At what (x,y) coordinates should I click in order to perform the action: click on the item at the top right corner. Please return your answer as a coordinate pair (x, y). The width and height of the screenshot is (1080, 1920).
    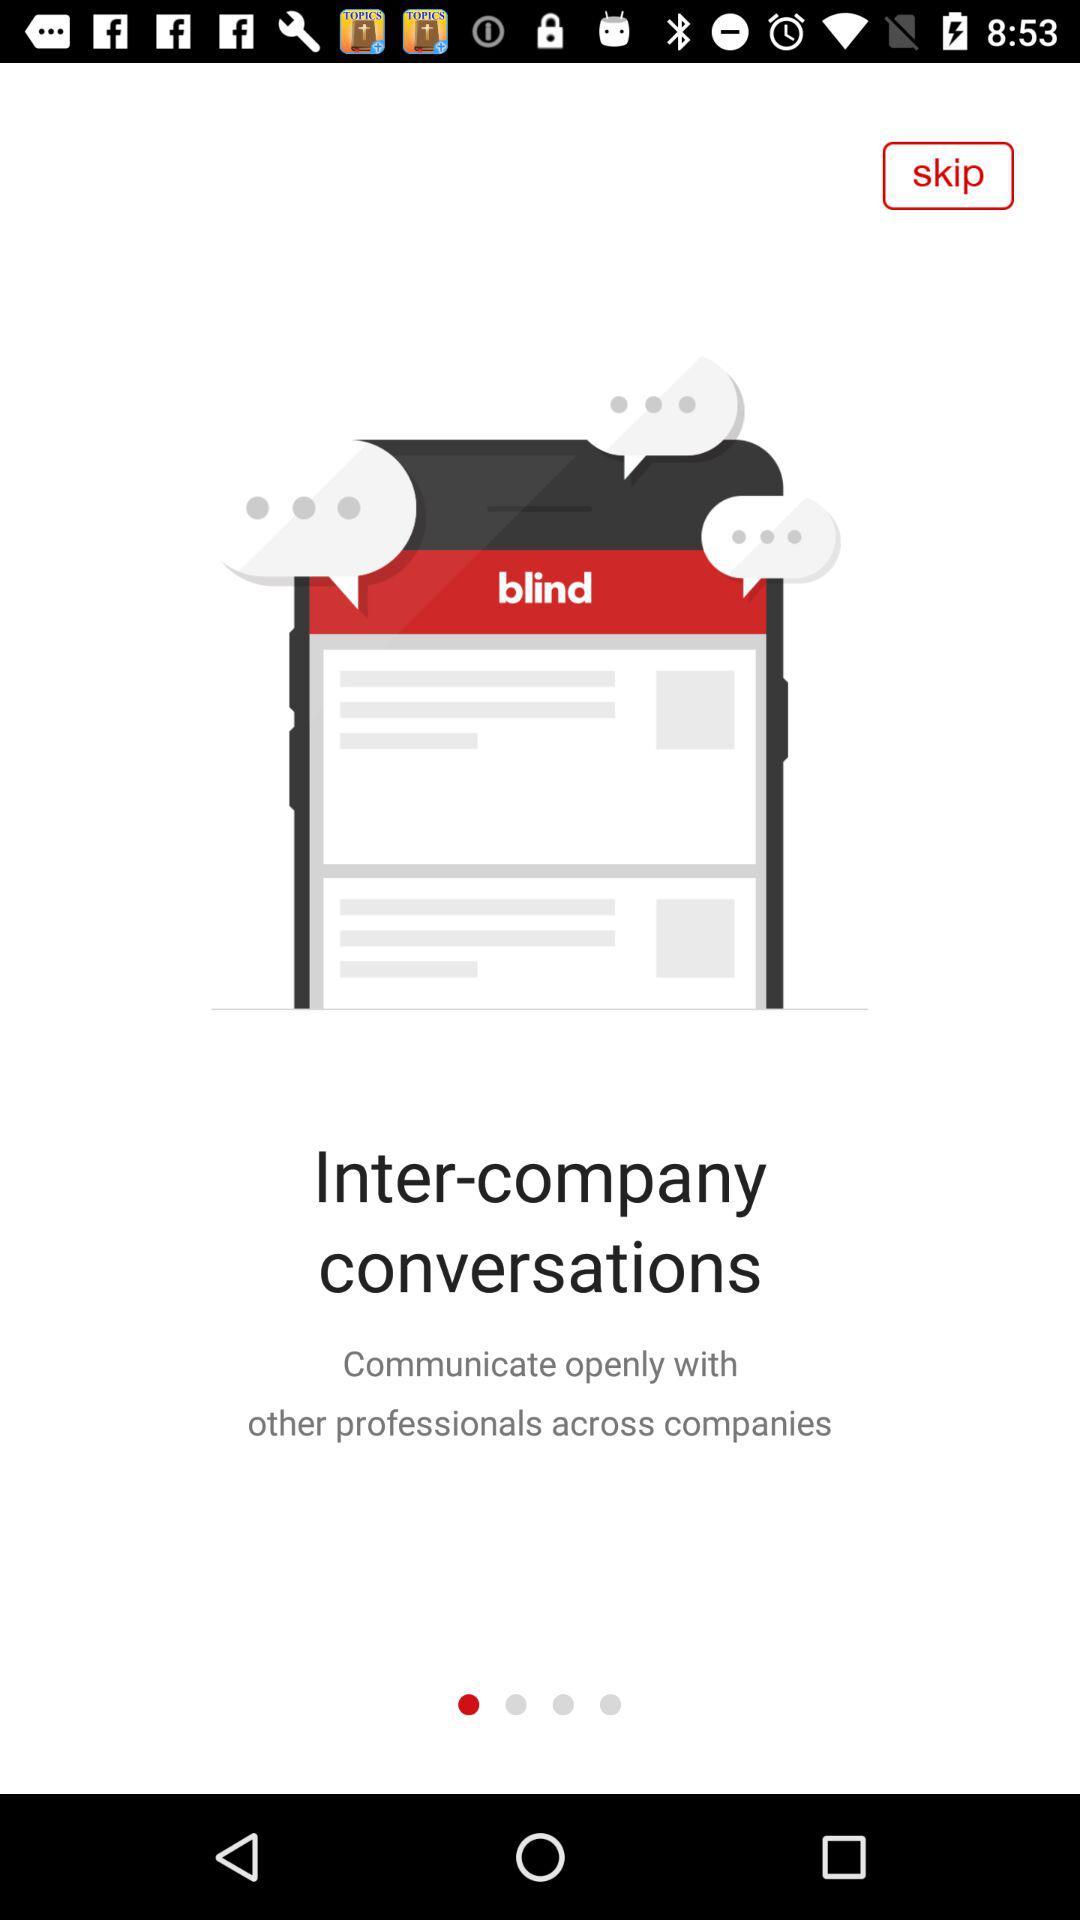
    Looking at the image, I should click on (947, 175).